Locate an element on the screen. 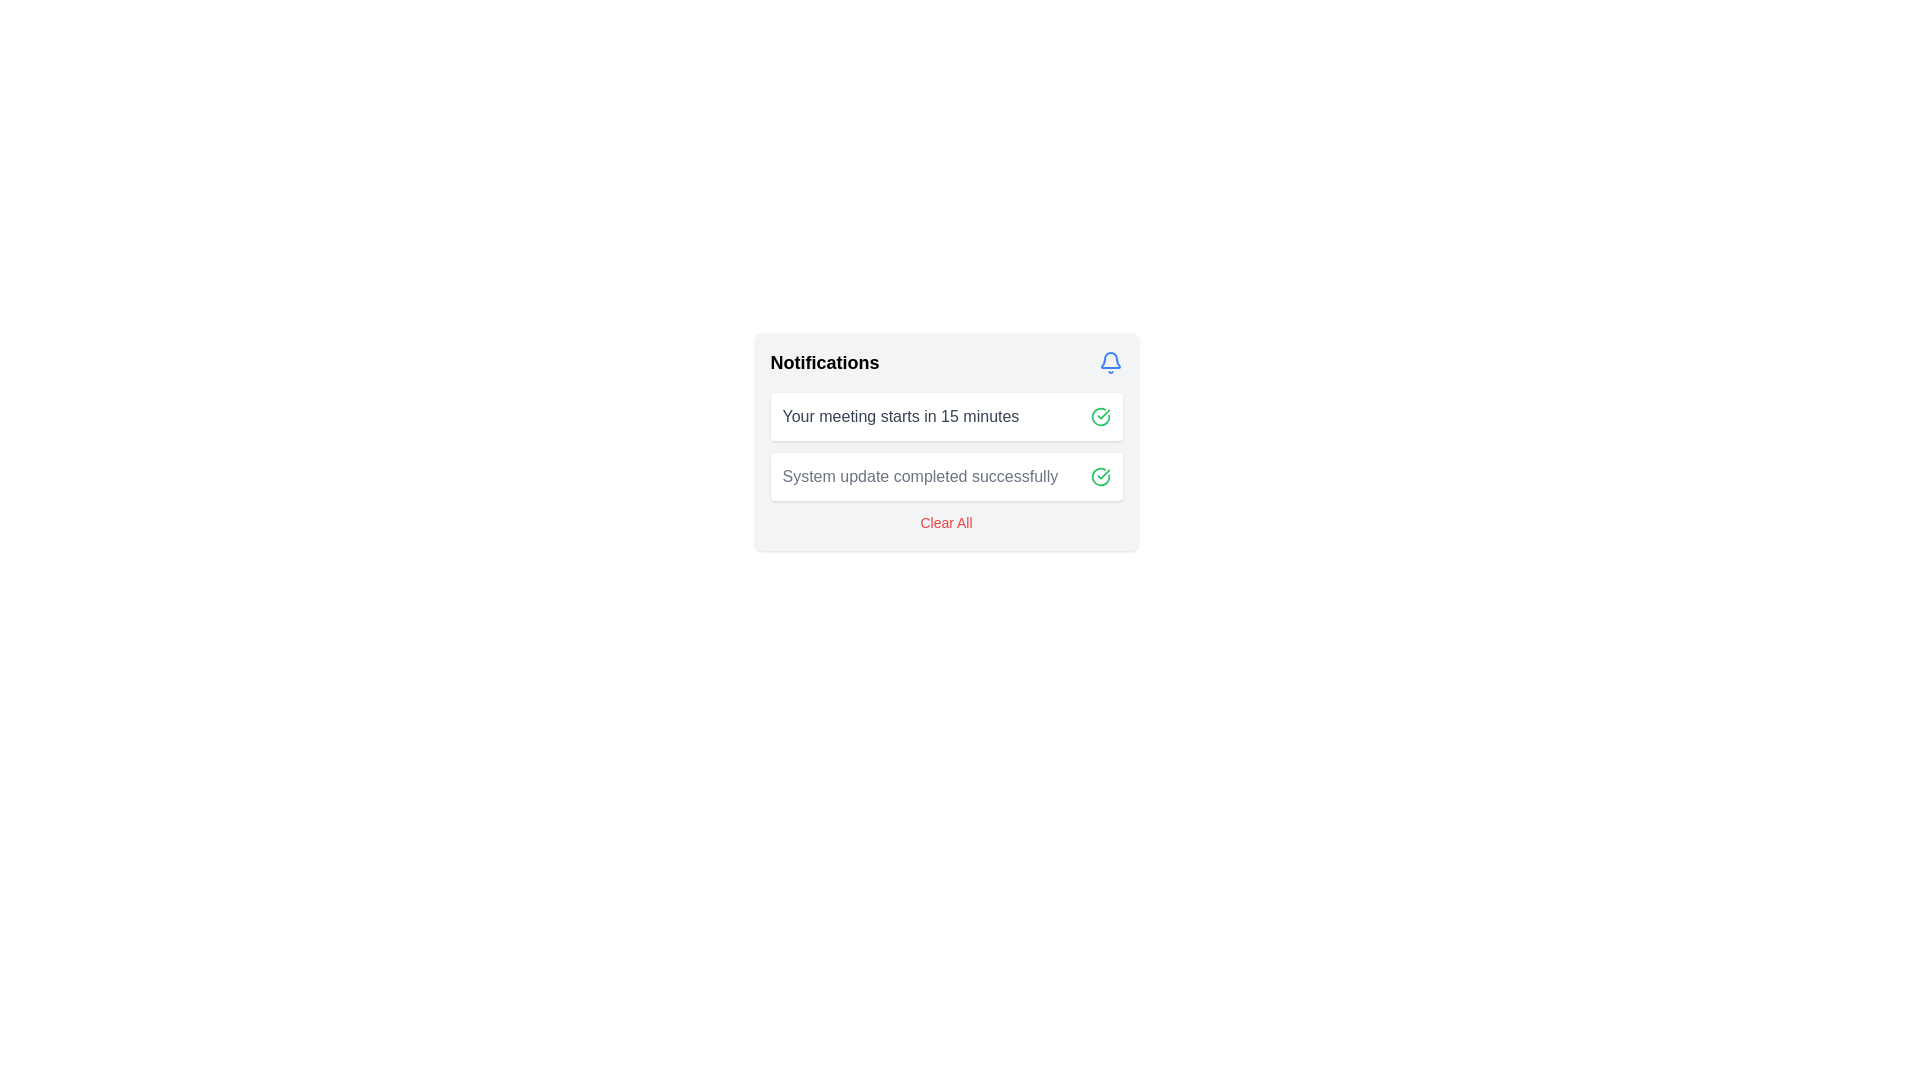  the 'Clear All' button, which is a small text button with red-colored text located at the bottom of the notification section is located at coordinates (945, 522).